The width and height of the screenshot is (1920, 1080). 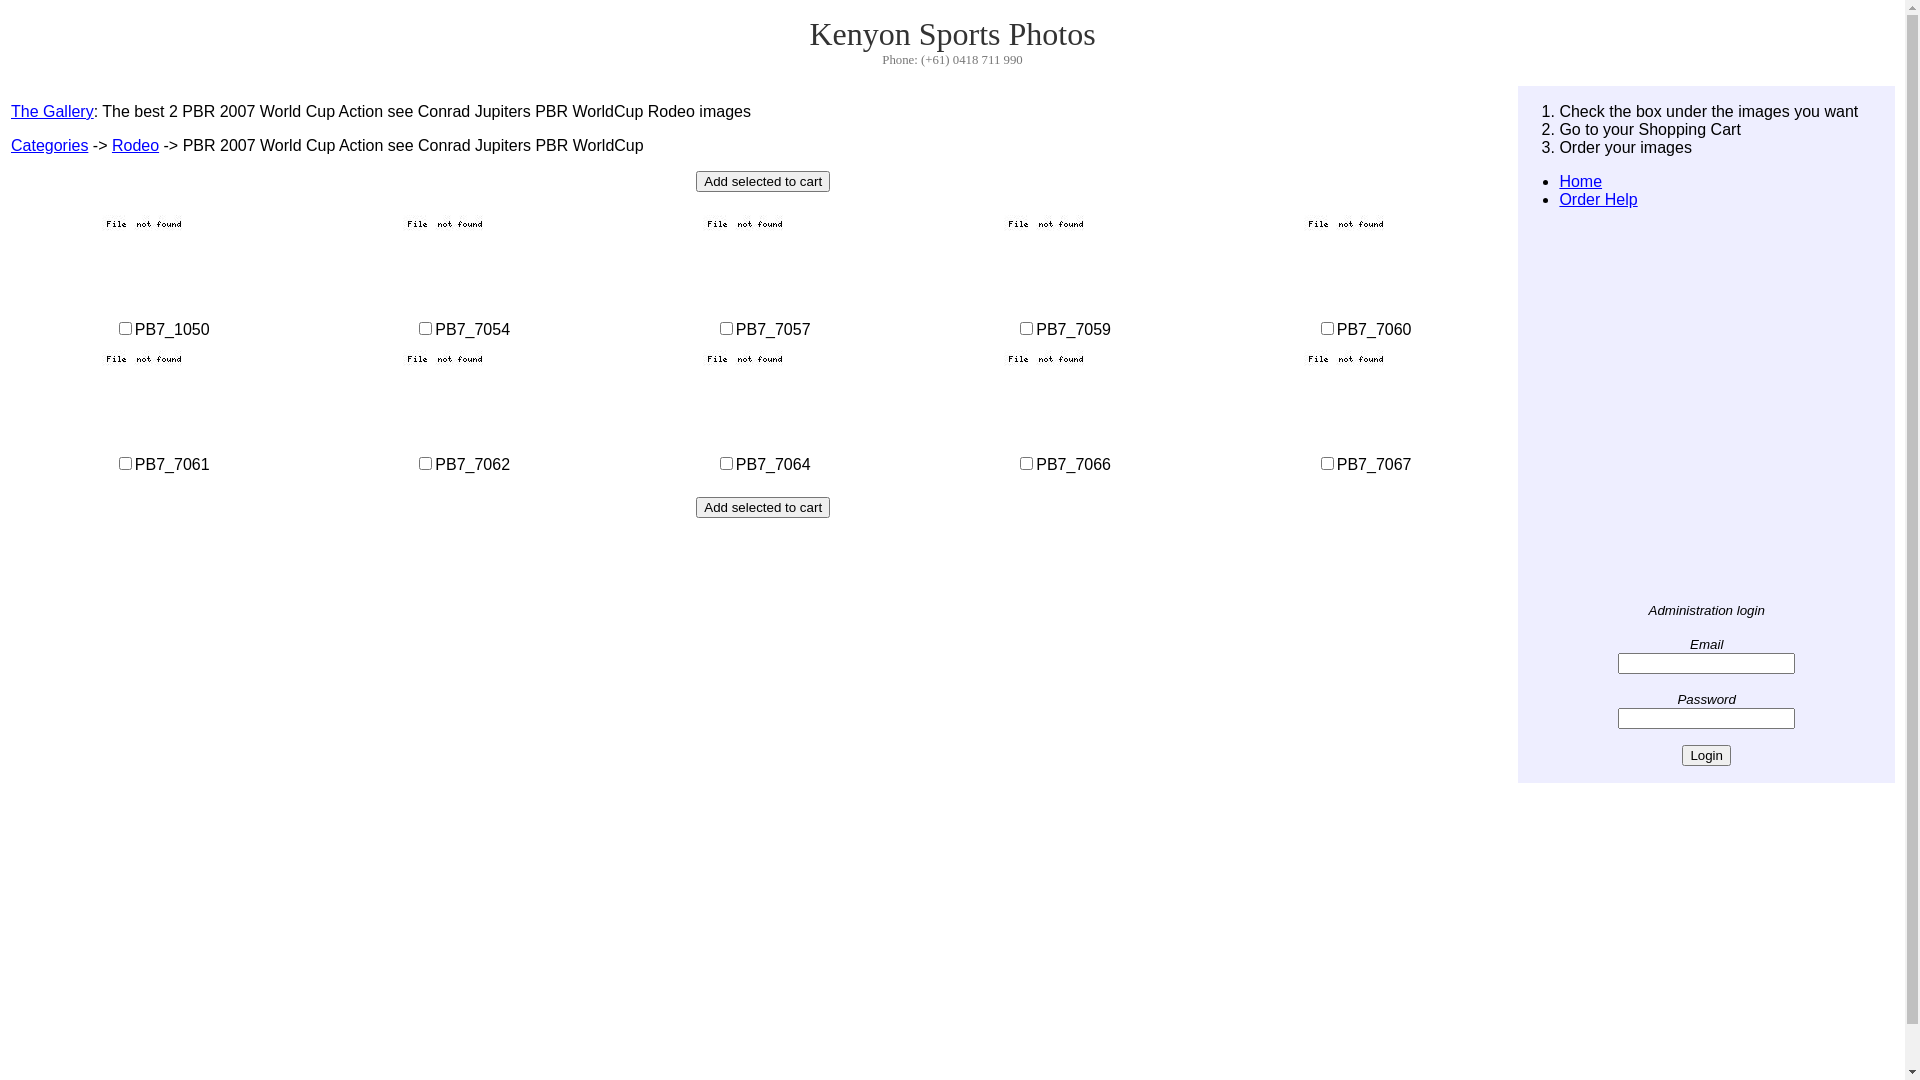 I want to click on 'Rodeo', so click(x=134, y=144).